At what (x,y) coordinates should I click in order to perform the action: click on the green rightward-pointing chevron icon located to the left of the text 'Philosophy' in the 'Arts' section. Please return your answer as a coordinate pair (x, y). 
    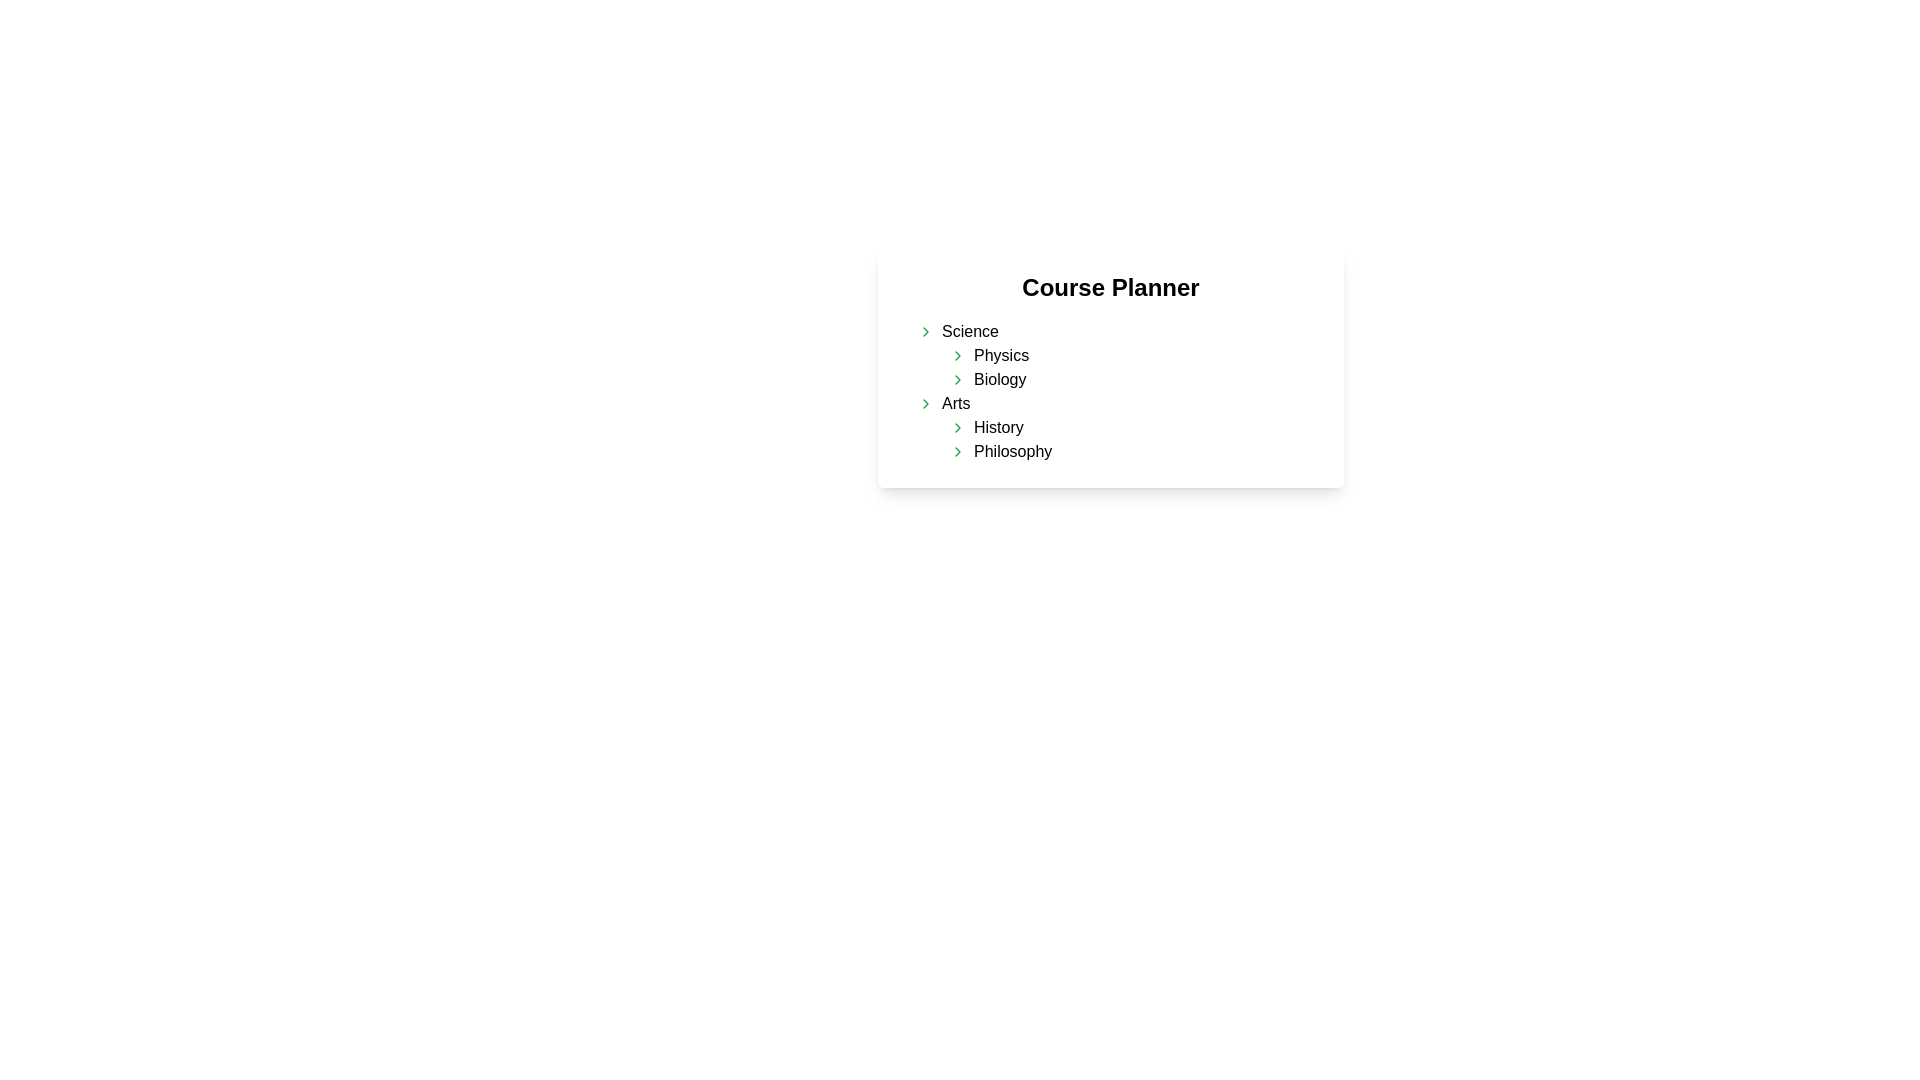
    Looking at the image, I should click on (957, 451).